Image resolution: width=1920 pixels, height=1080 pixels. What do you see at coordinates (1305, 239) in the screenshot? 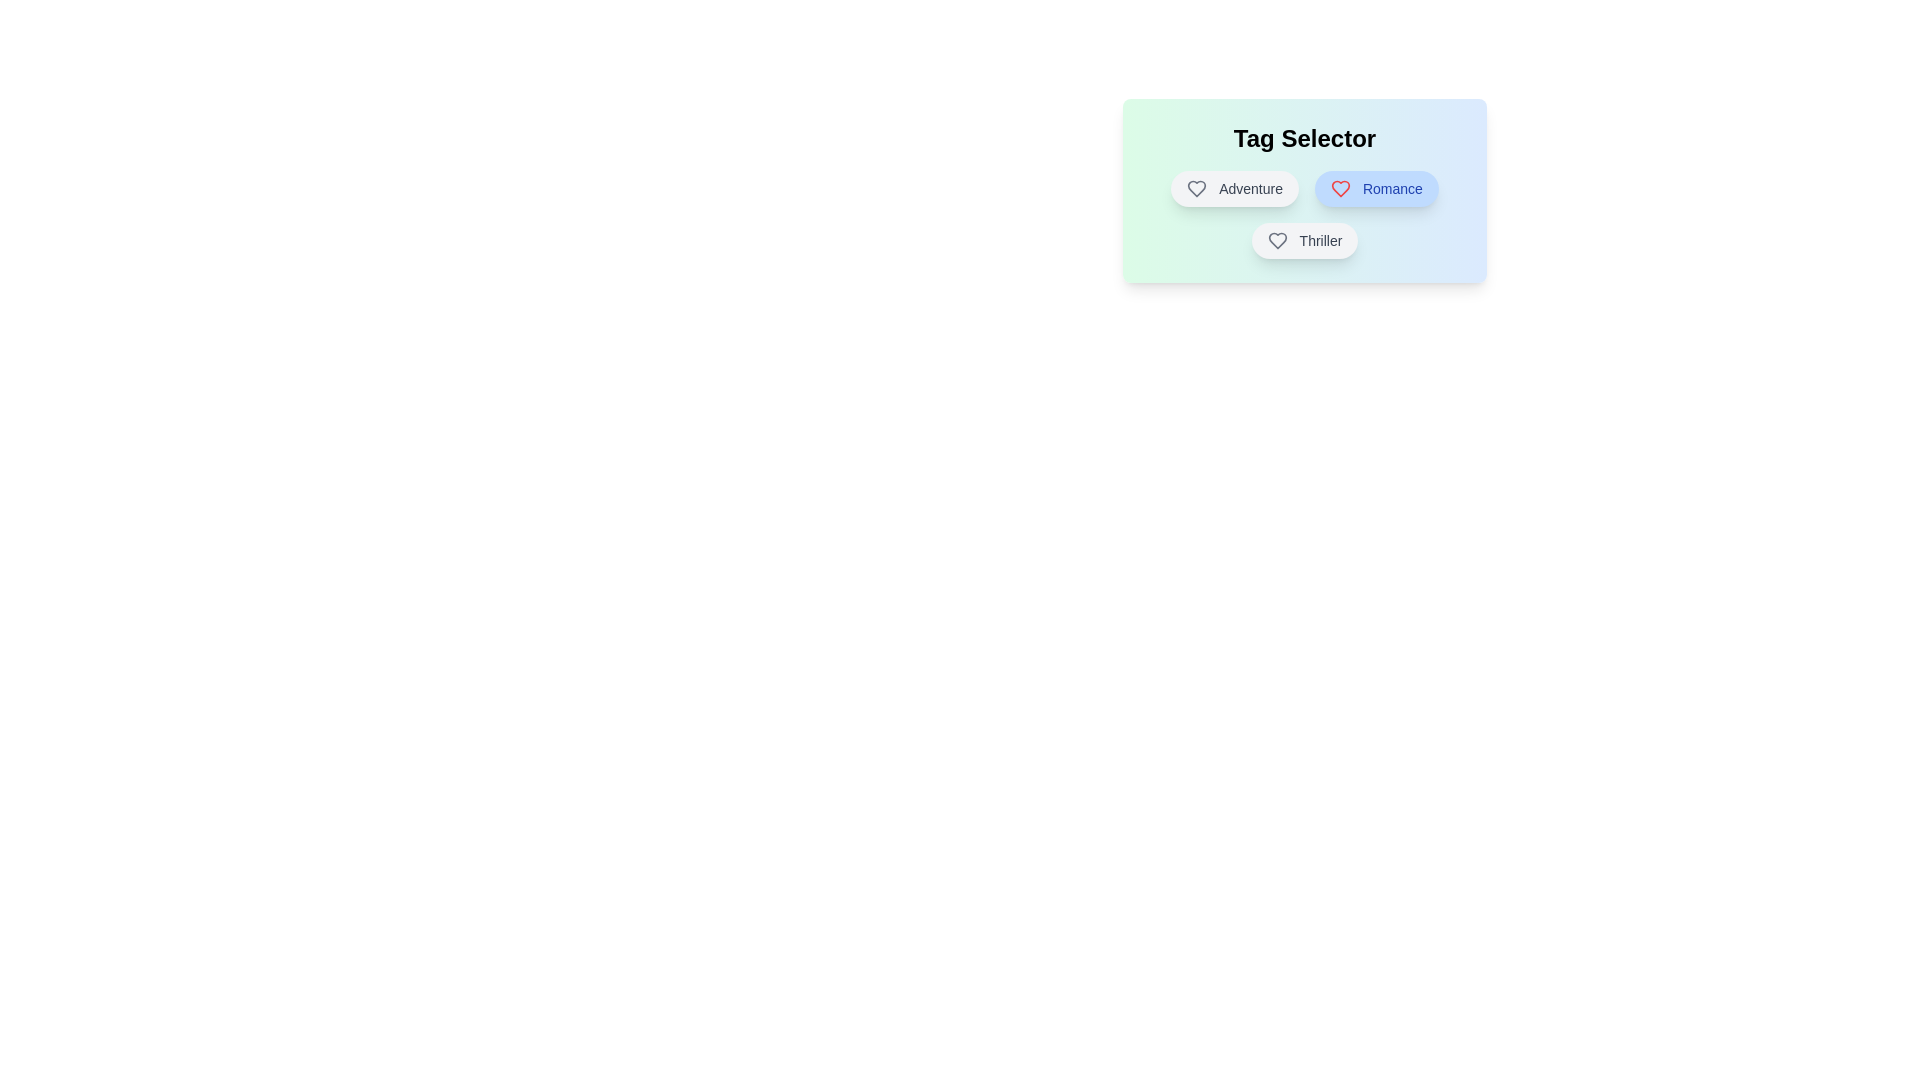
I see `the tag Thriller` at bounding box center [1305, 239].